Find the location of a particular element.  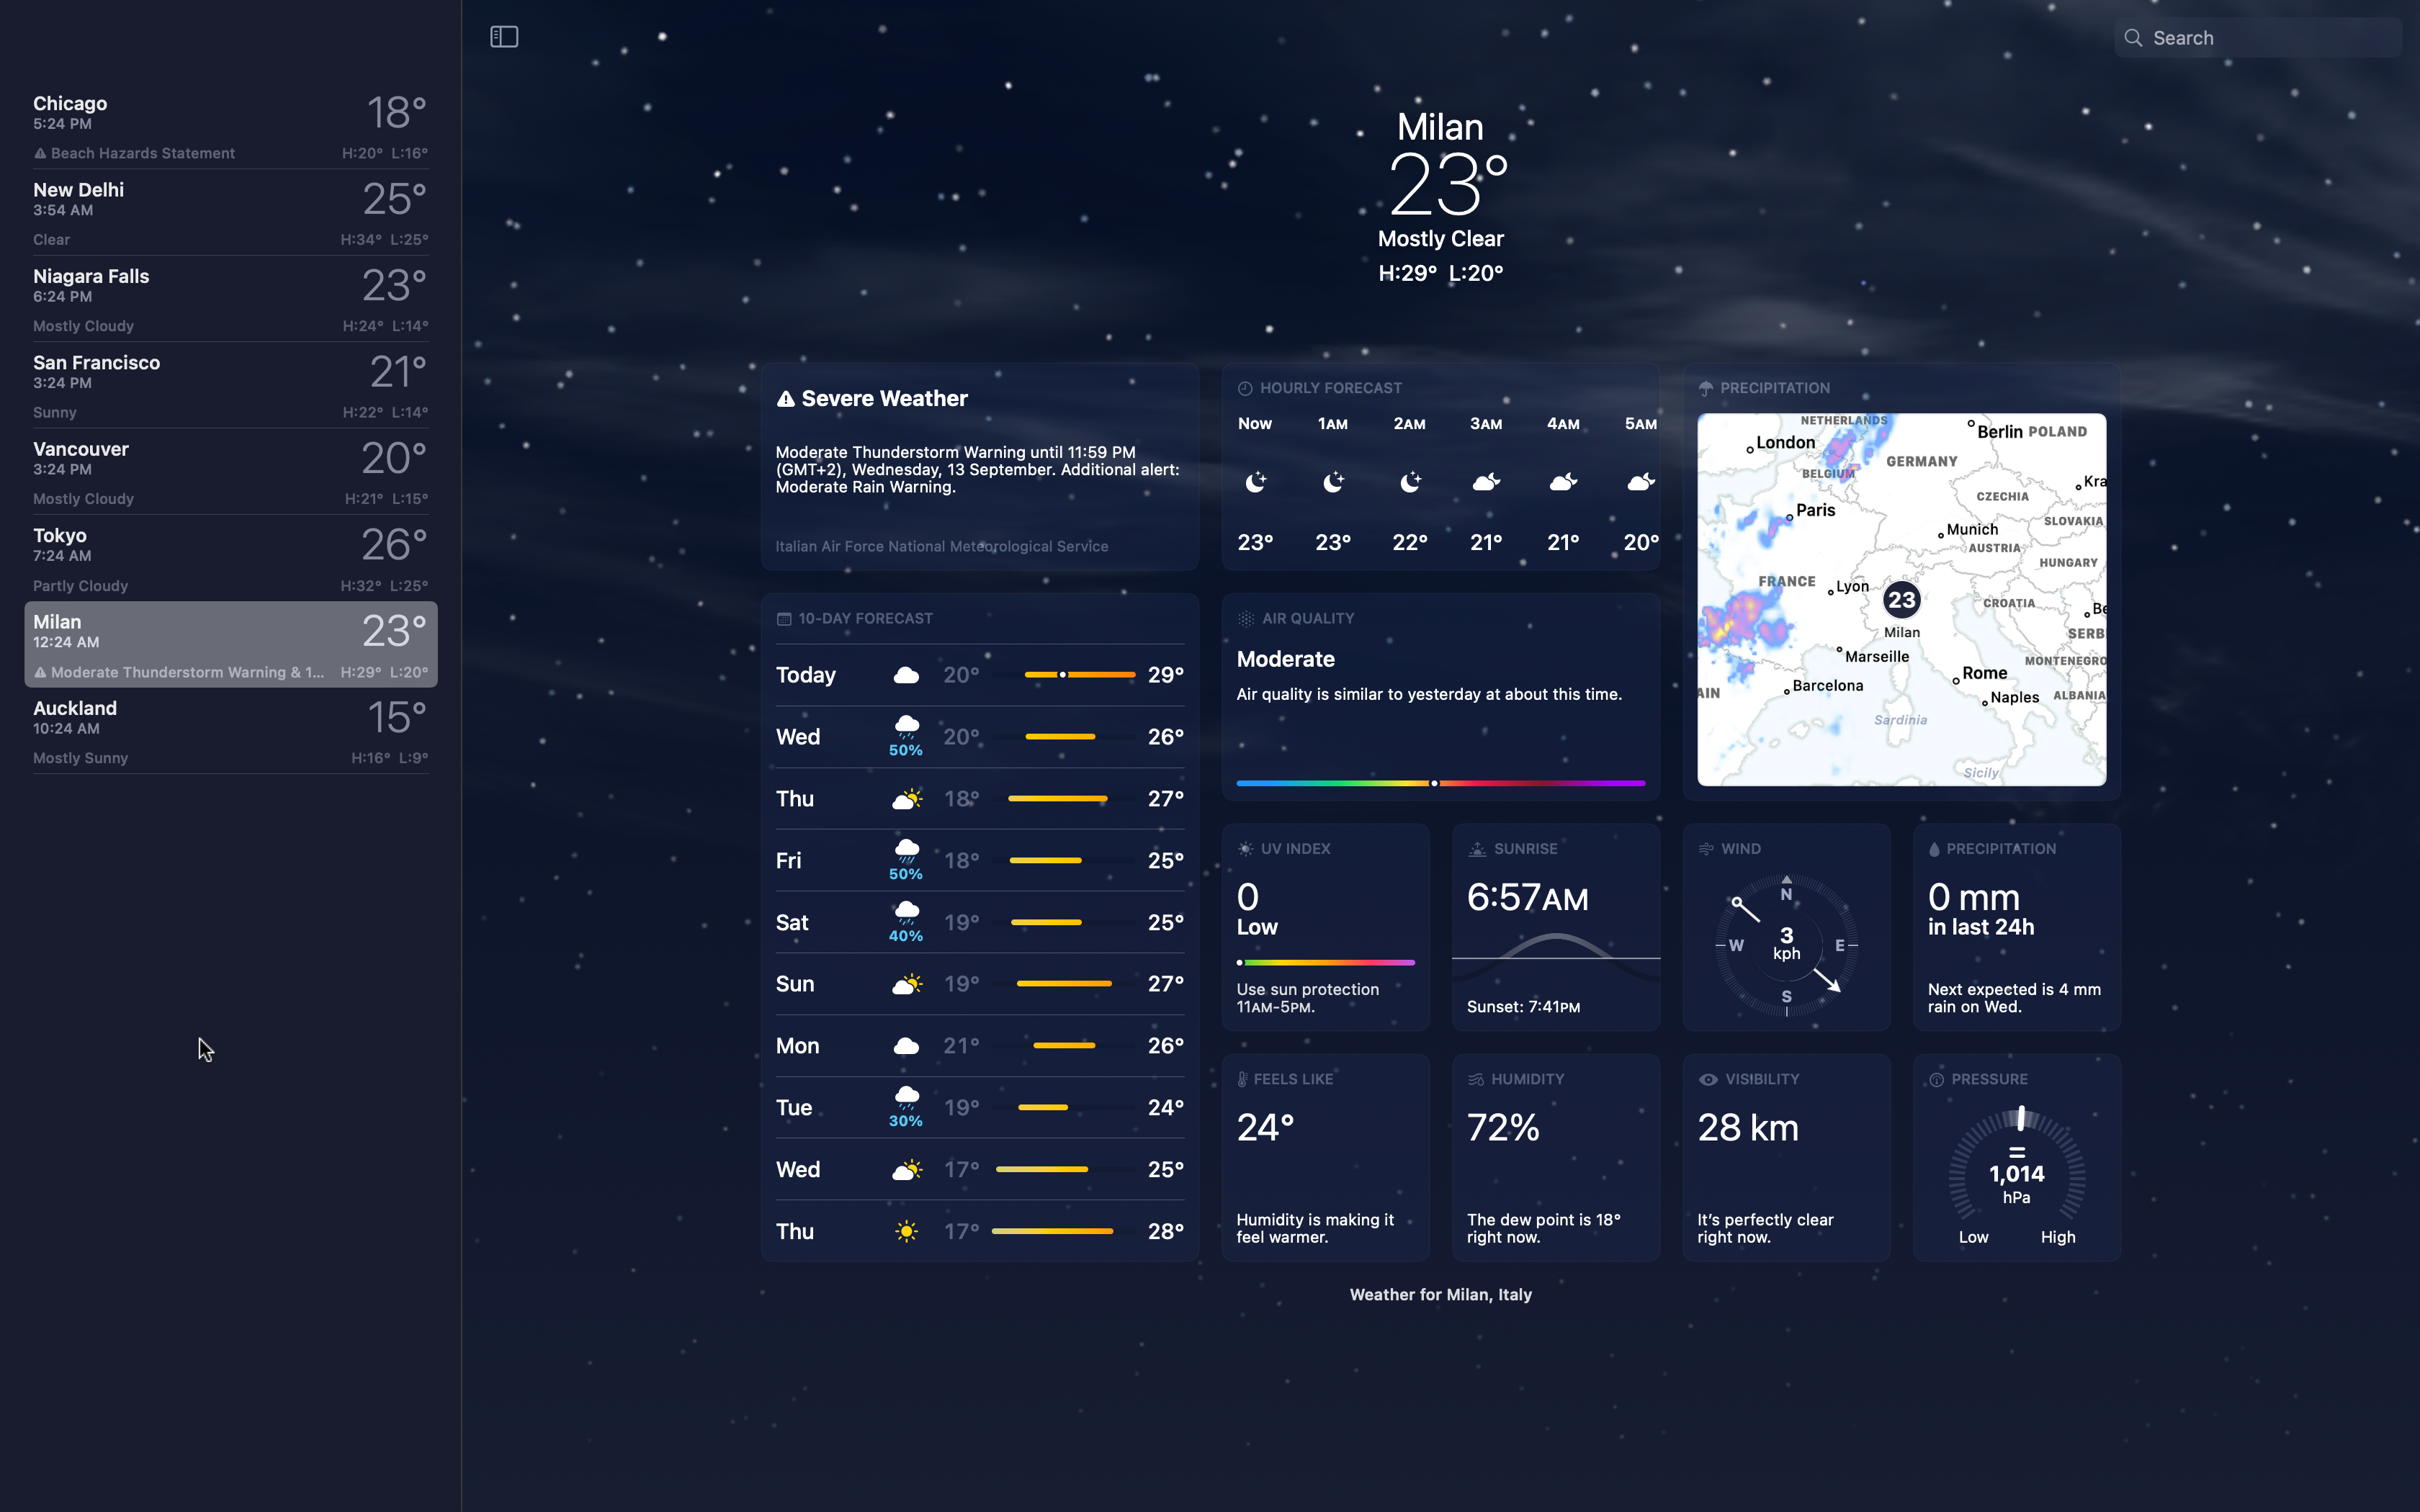

Look up the weather in "Paris France is located at coordinates (2272, 35).